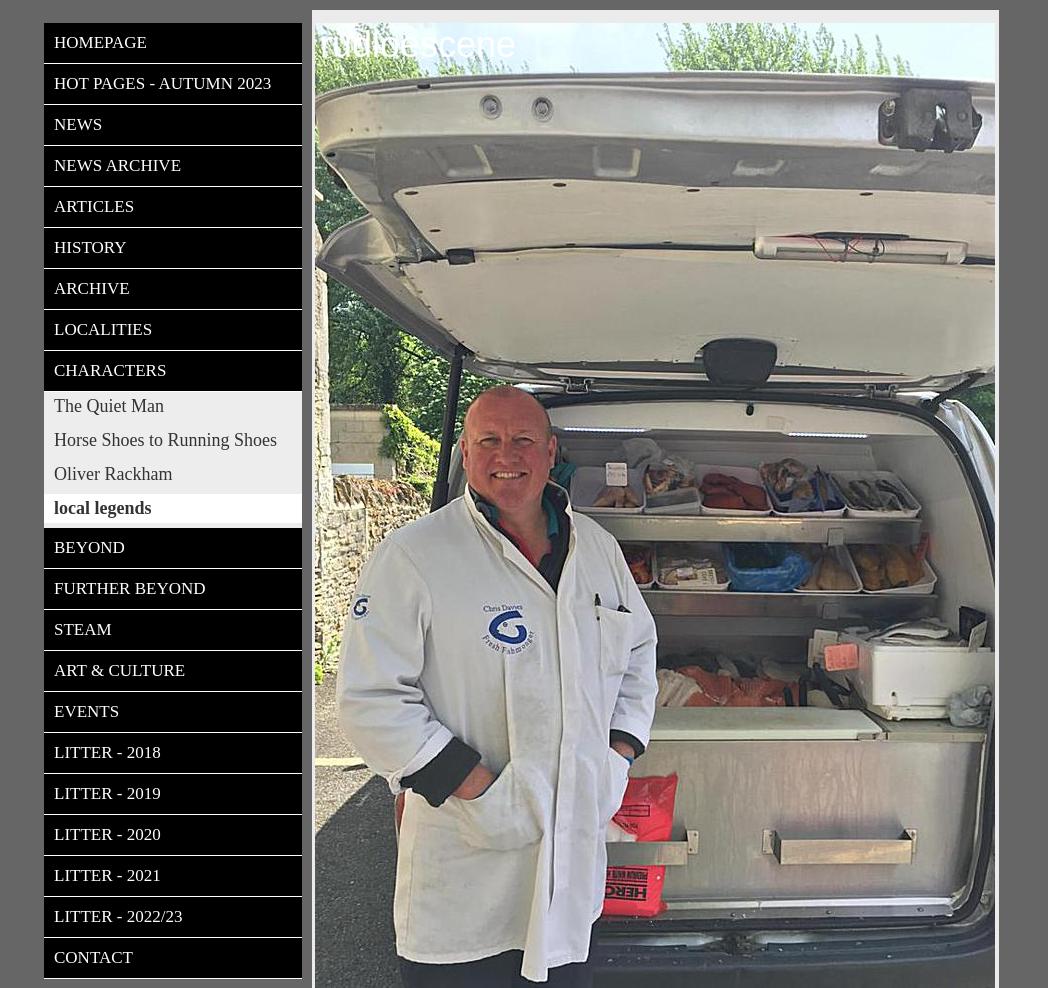 The height and width of the screenshot is (988, 1048). What do you see at coordinates (53, 957) in the screenshot?
I see `'Contact'` at bounding box center [53, 957].